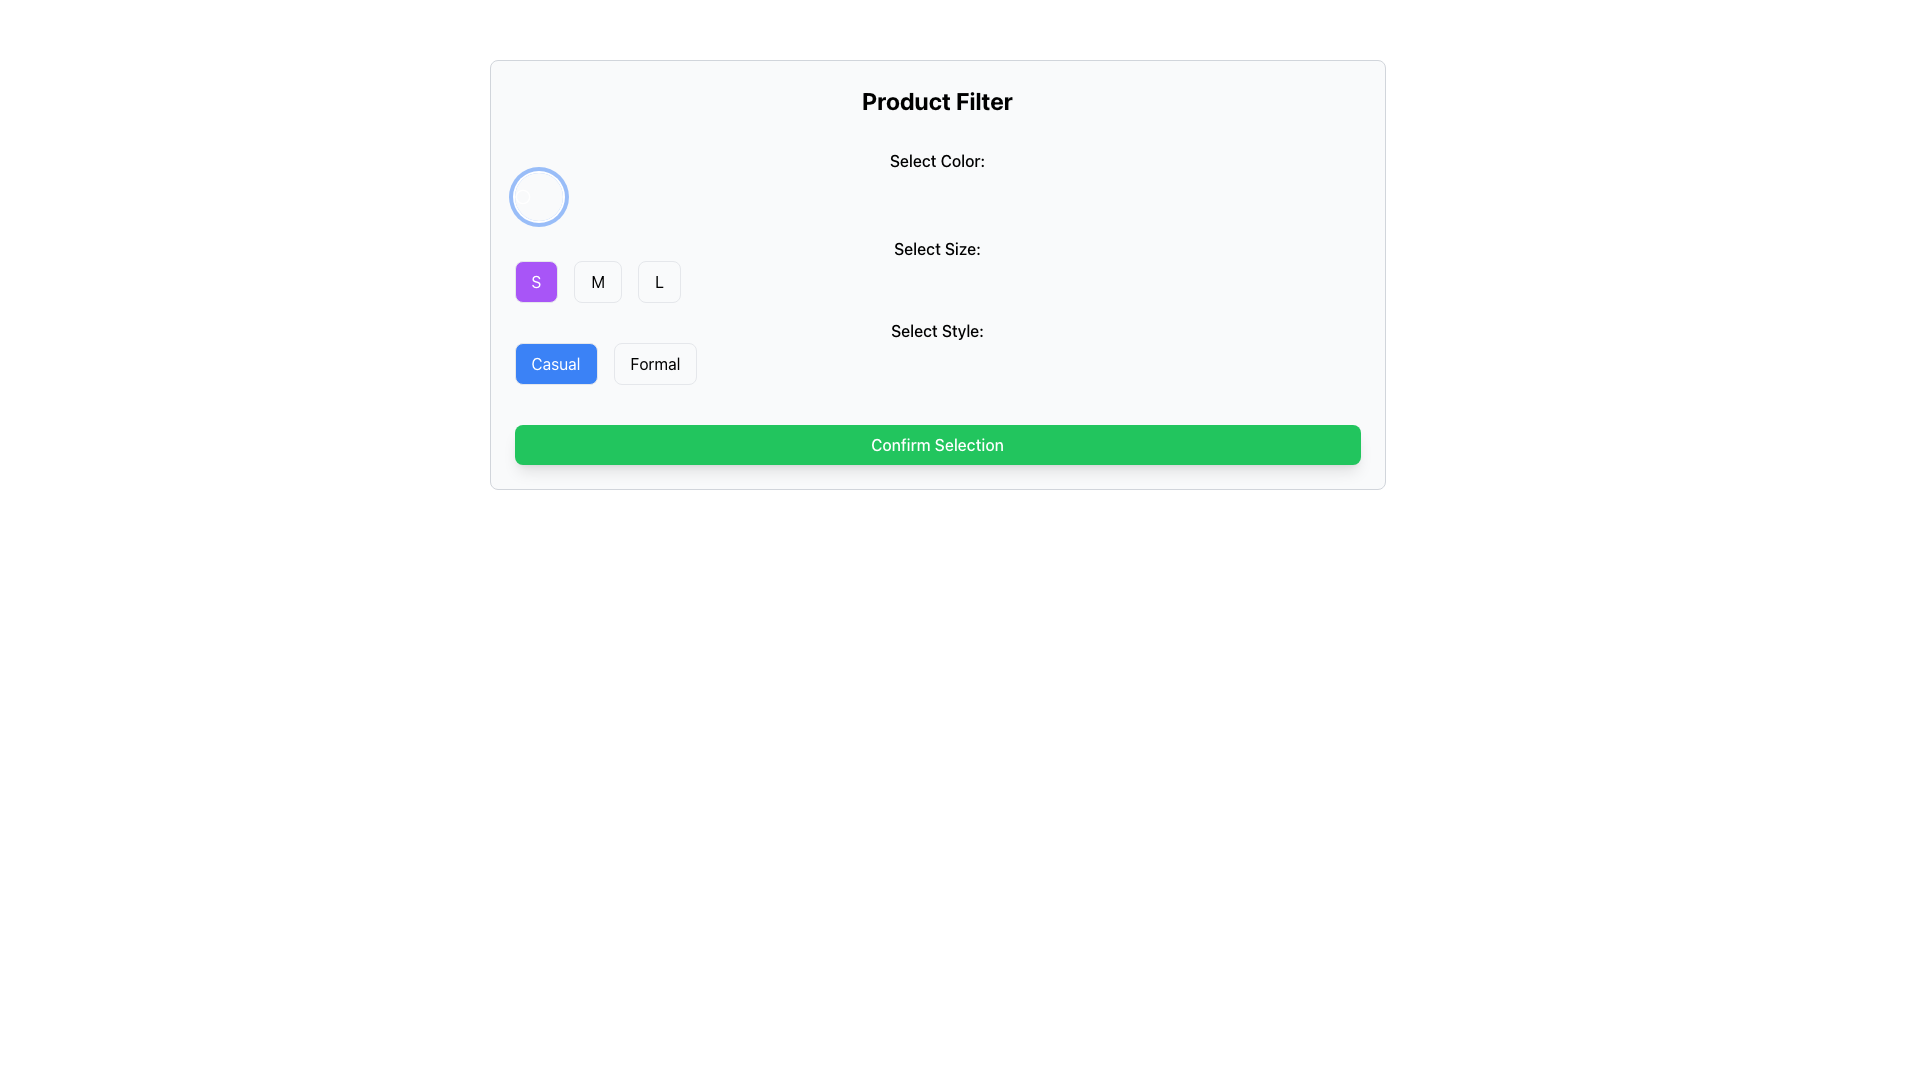 This screenshot has height=1080, width=1920. What do you see at coordinates (666, 196) in the screenshot?
I see `the fifth circular button representing green color selection in the product filter` at bounding box center [666, 196].